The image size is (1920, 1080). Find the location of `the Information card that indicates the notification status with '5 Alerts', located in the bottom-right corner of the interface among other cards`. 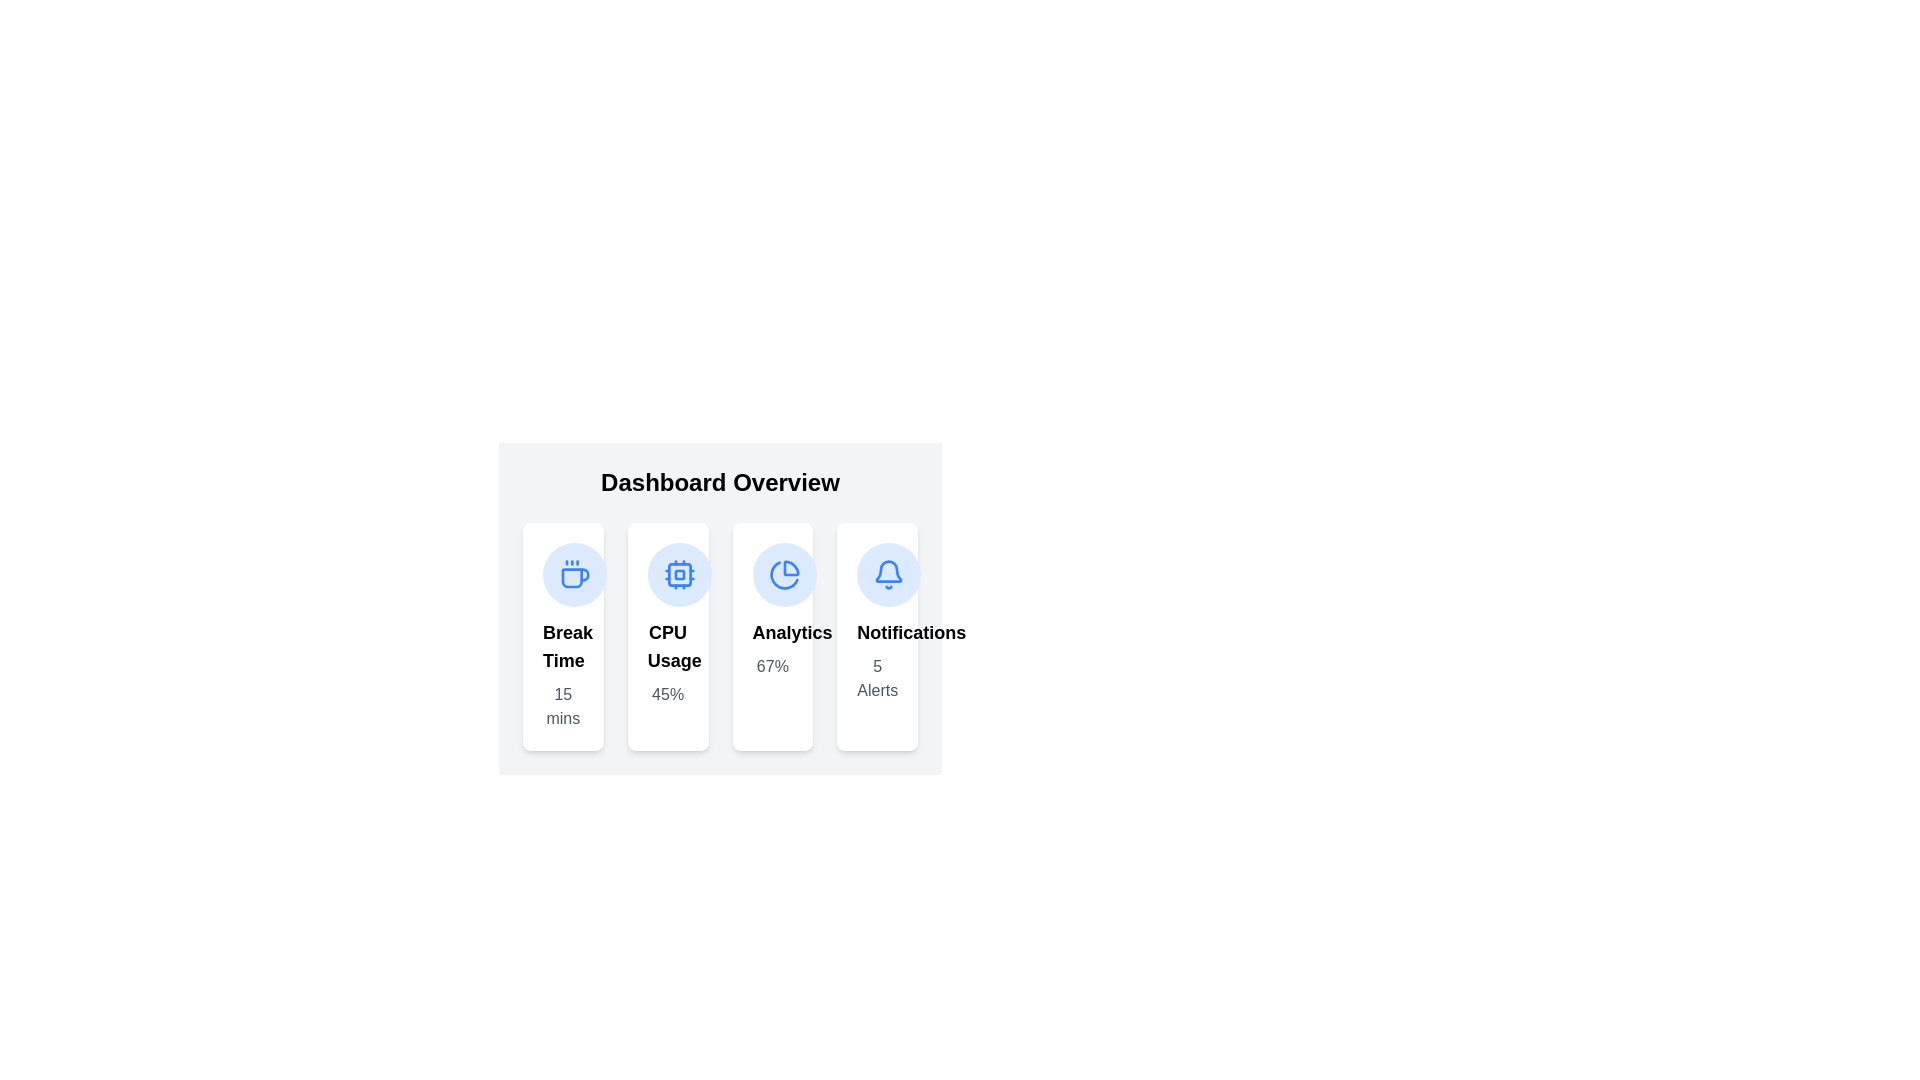

the Information card that indicates the notification status with '5 Alerts', located in the bottom-right corner of the interface among other cards is located at coordinates (877, 636).